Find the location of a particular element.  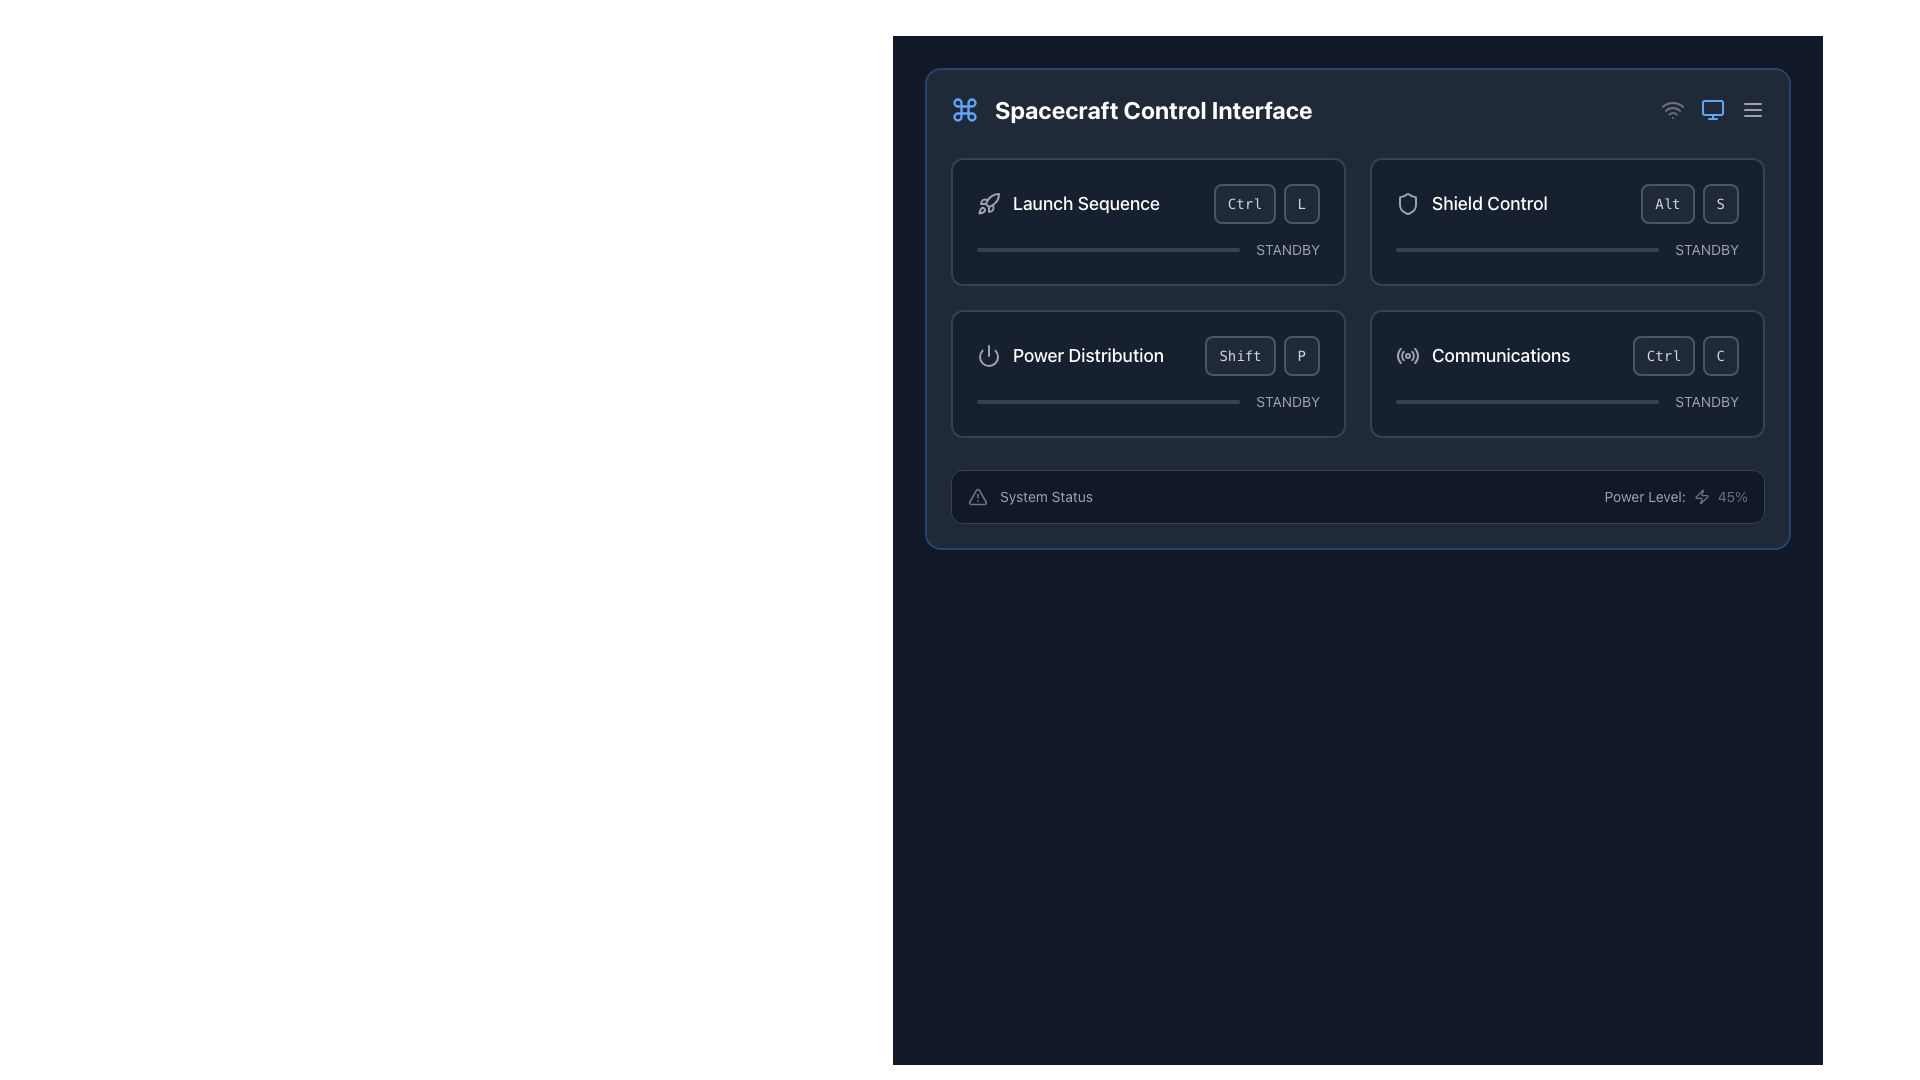

the small, light blue monitor icon with rounded edges located in the top-right corner of the toolbar, positioned between the Wi-Fi icon and the menu icon is located at coordinates (1712, 110).